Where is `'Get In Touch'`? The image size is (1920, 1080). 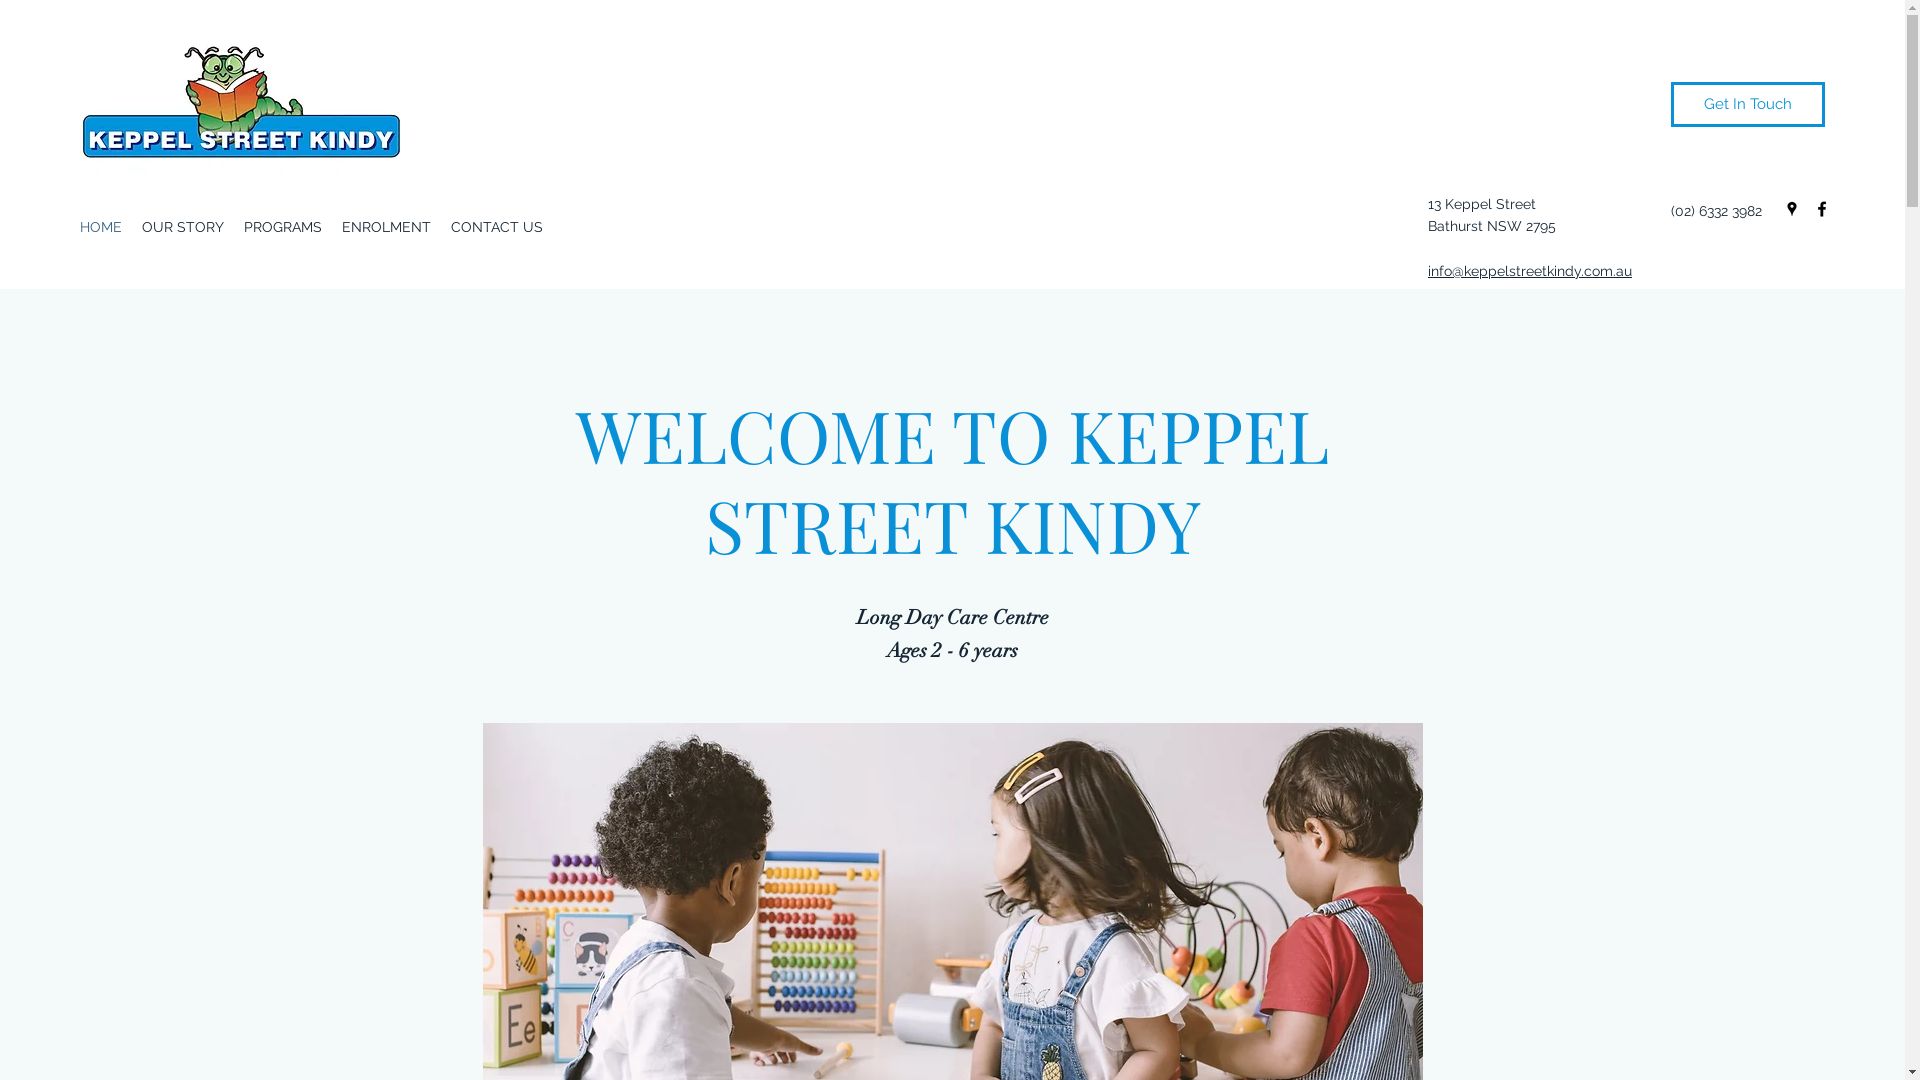
'Get In Touch' is located at coordinates (1746, 104).